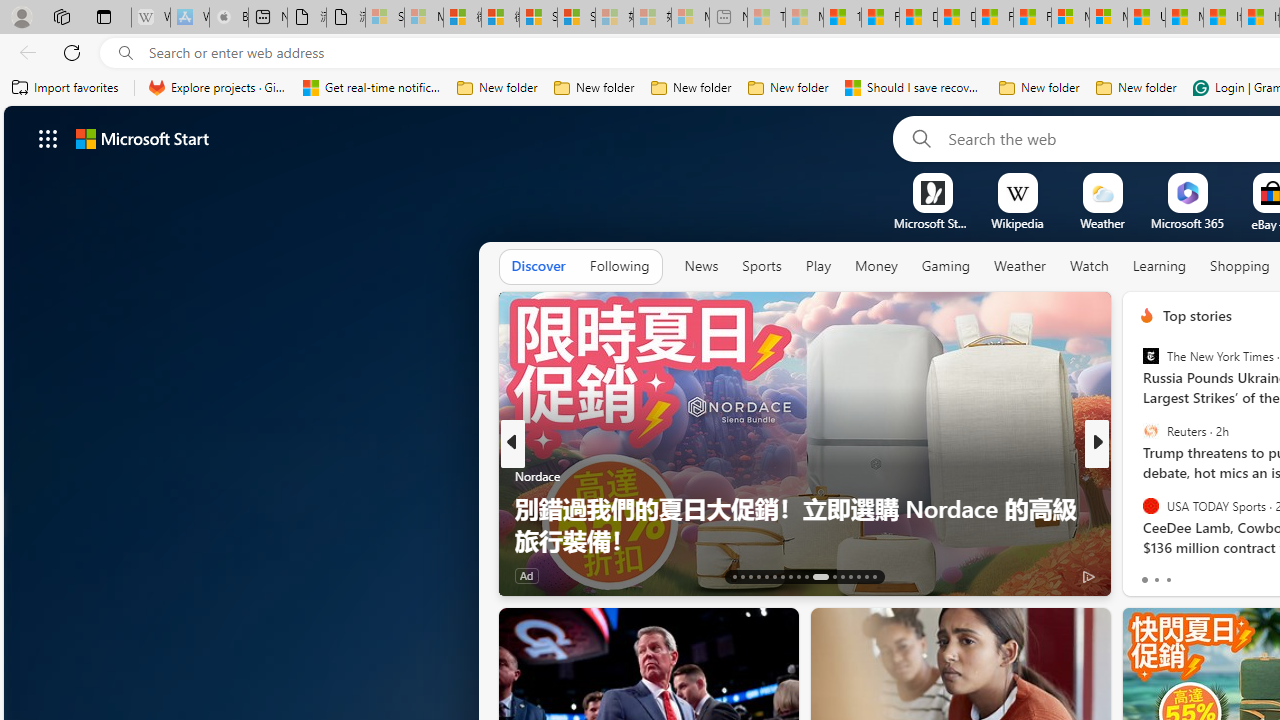  I want to click on 'Sports', so click(760, 265).